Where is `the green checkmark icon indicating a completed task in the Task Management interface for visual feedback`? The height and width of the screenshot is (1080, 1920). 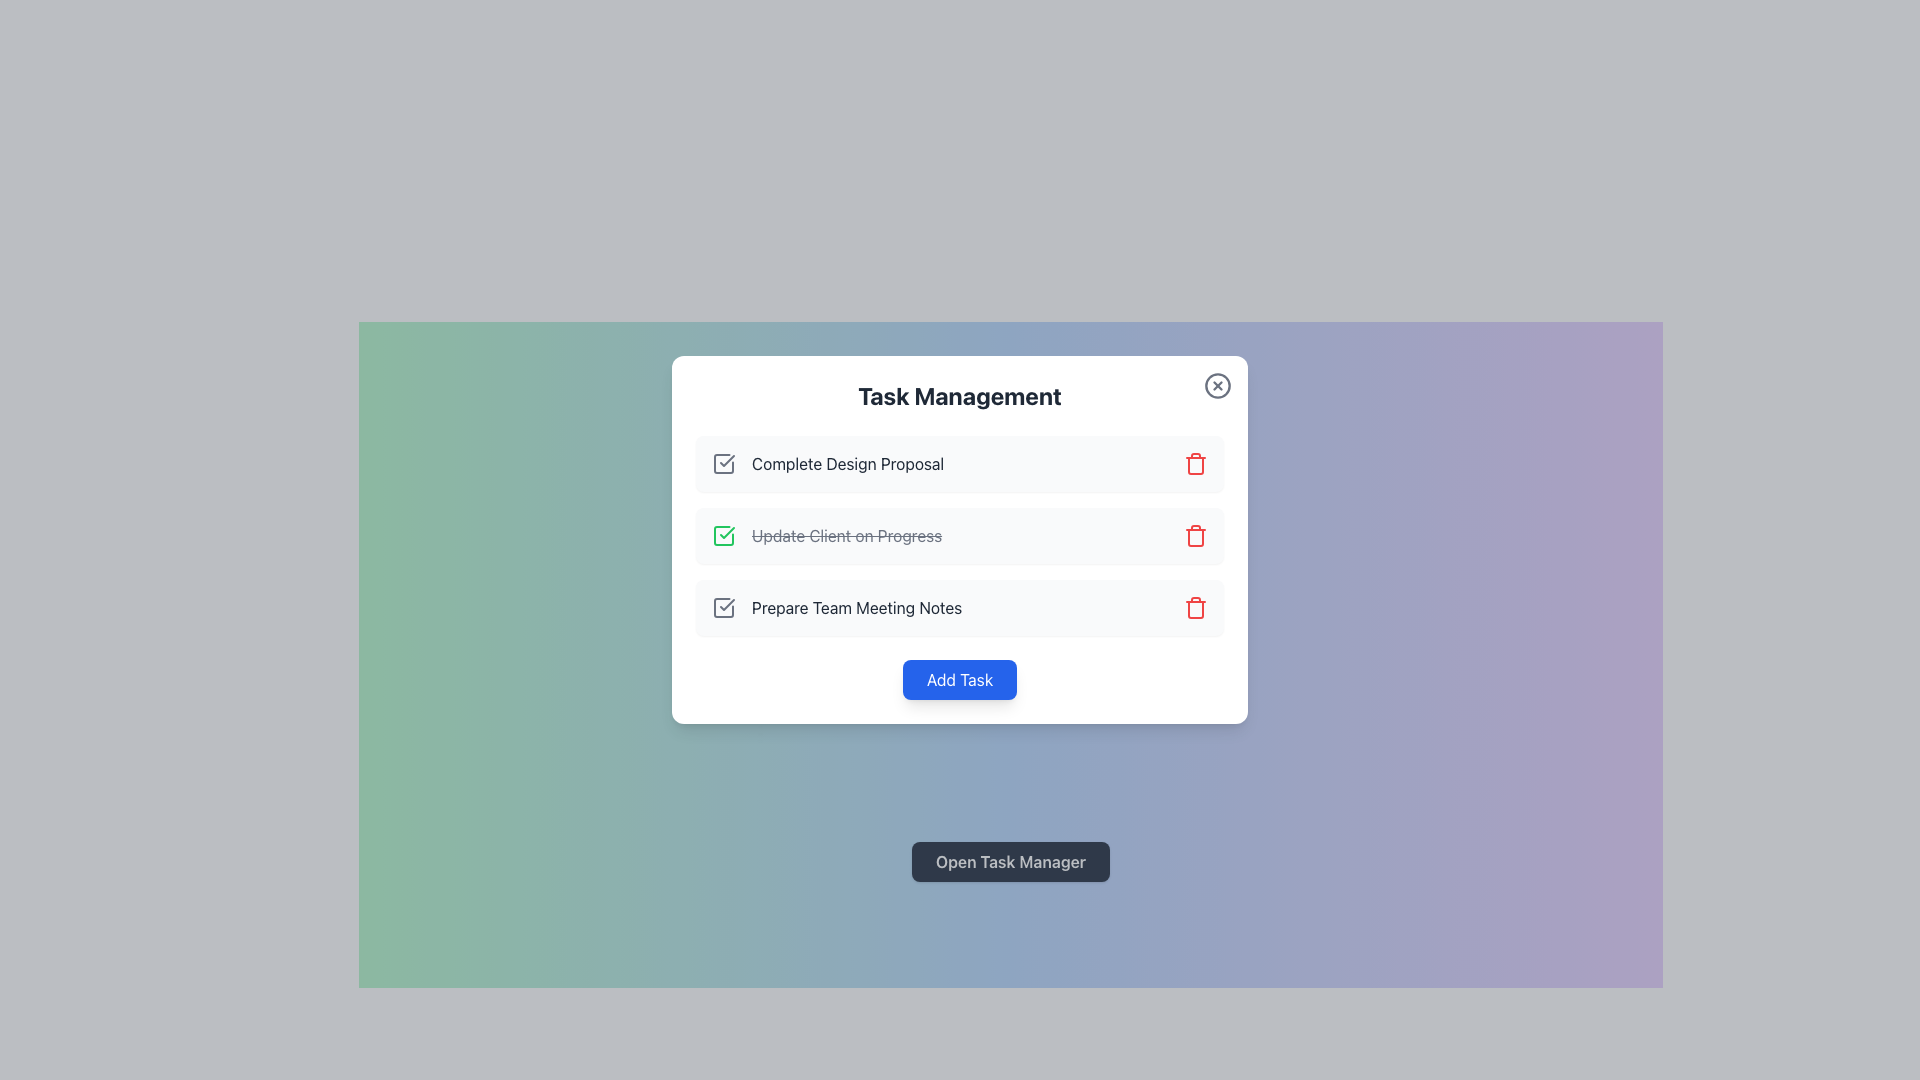 the green checkmark icon indicating a completed task in the Task Management interface for visual feedback is located at coordinates (723, 535).